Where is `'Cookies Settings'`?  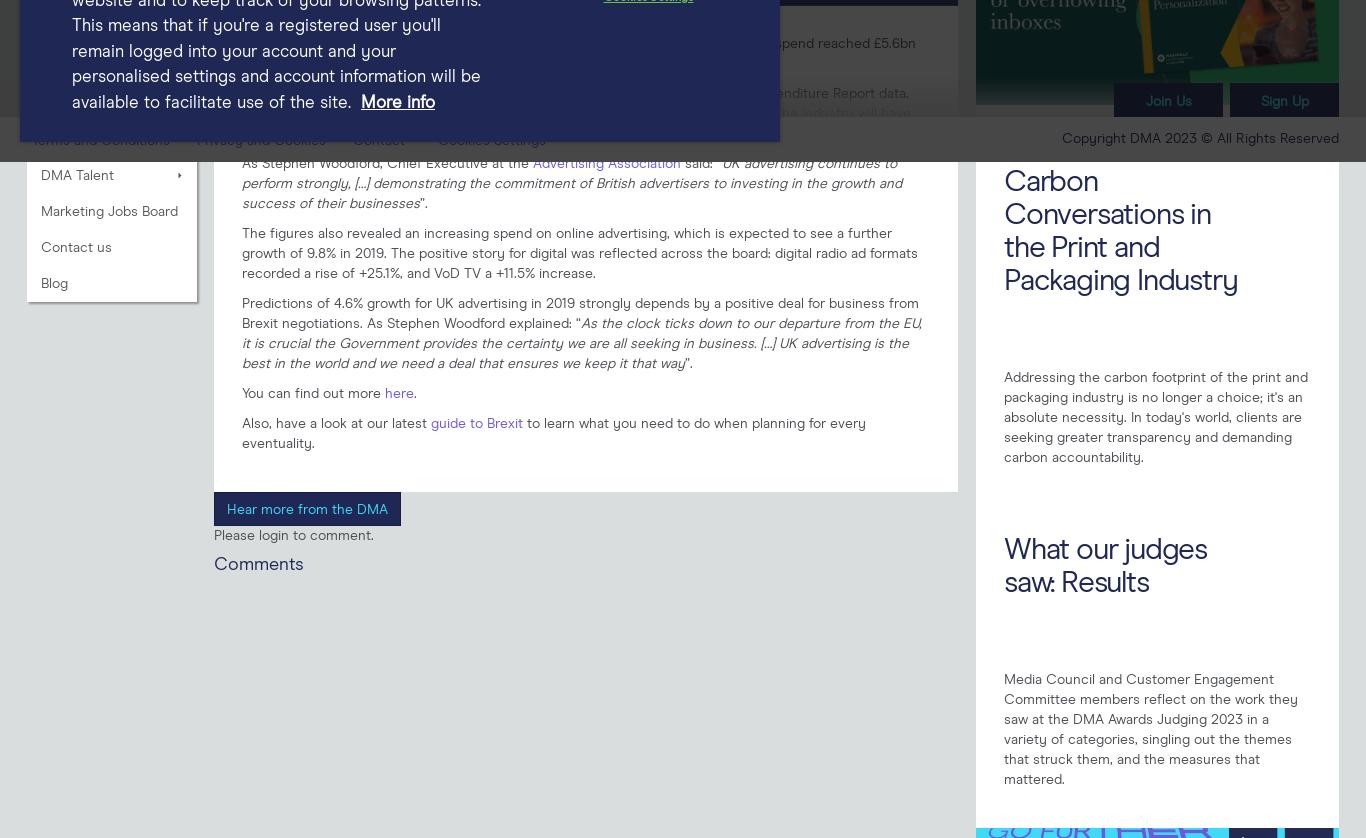
'Cookies Settings' is located at coordinates (492, 141).